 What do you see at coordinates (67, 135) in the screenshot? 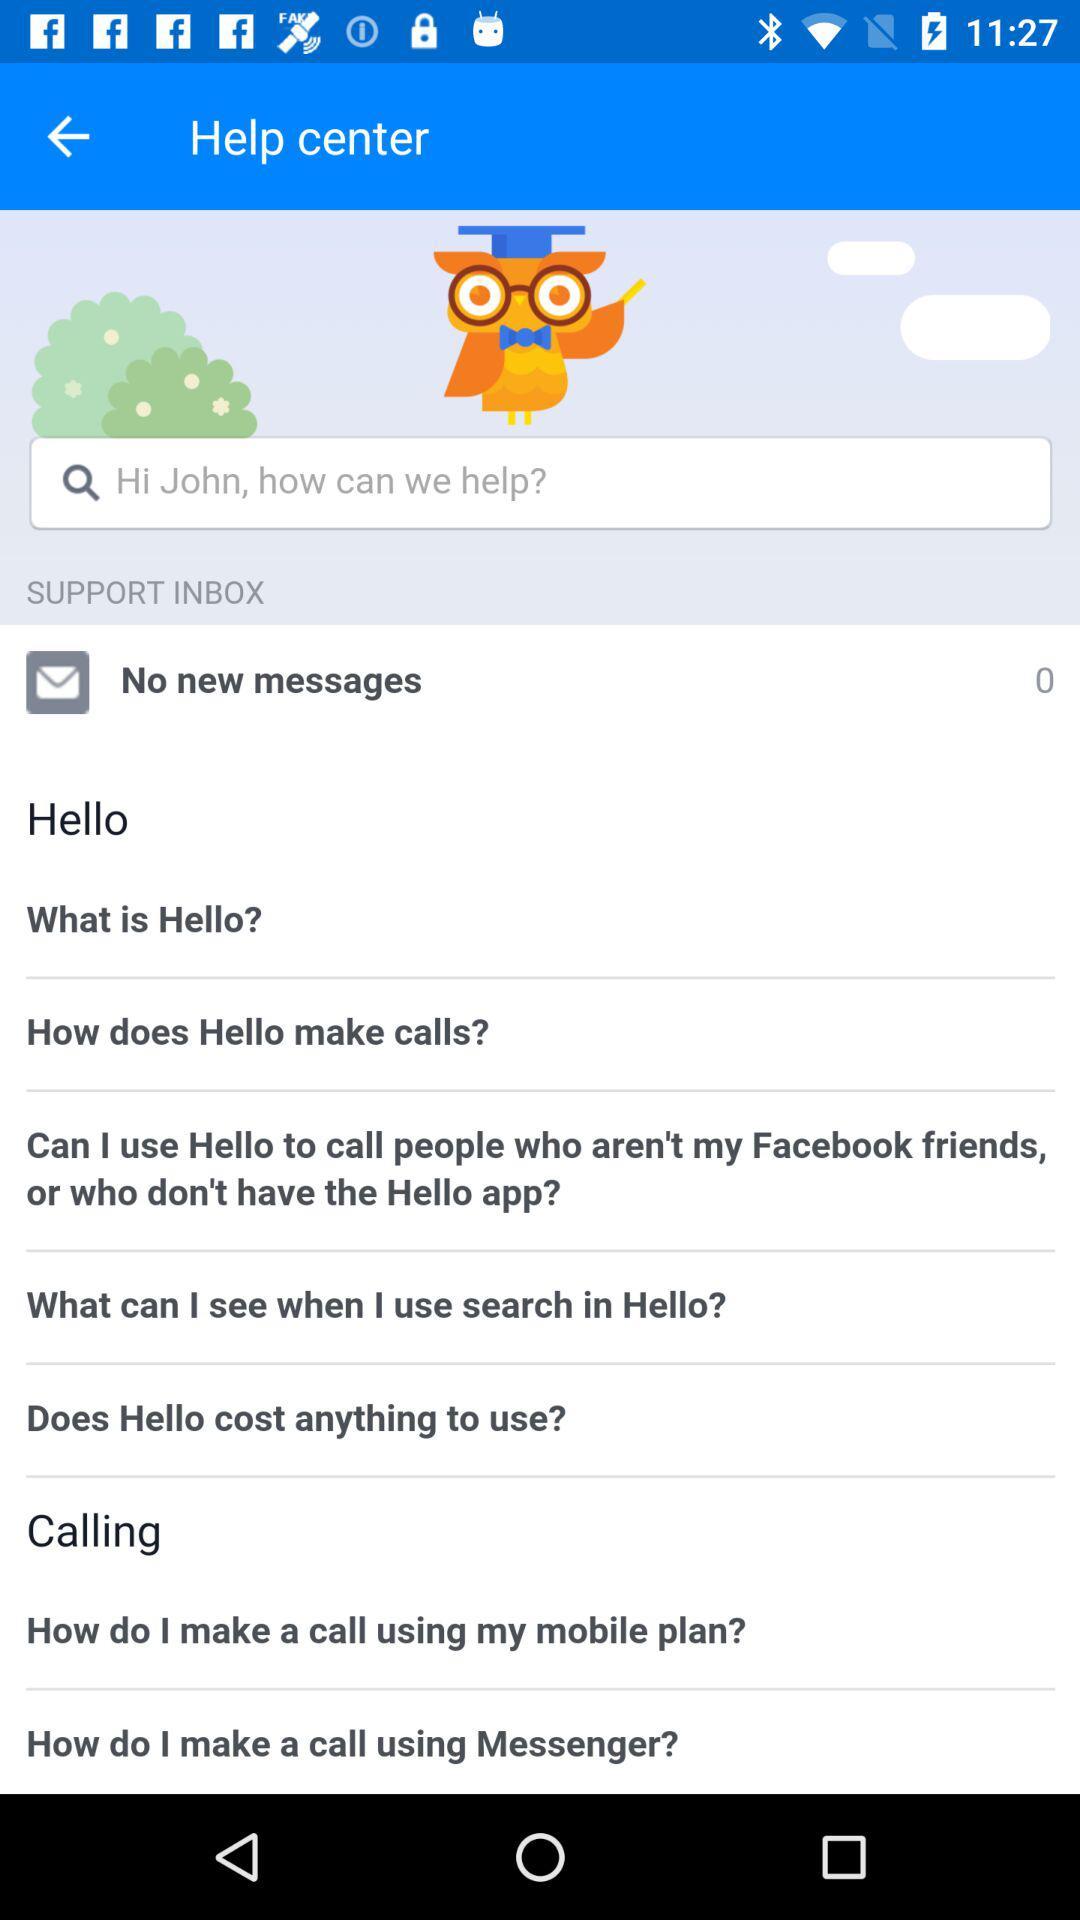
I see `the previous page` at bounding box center [67, 135].